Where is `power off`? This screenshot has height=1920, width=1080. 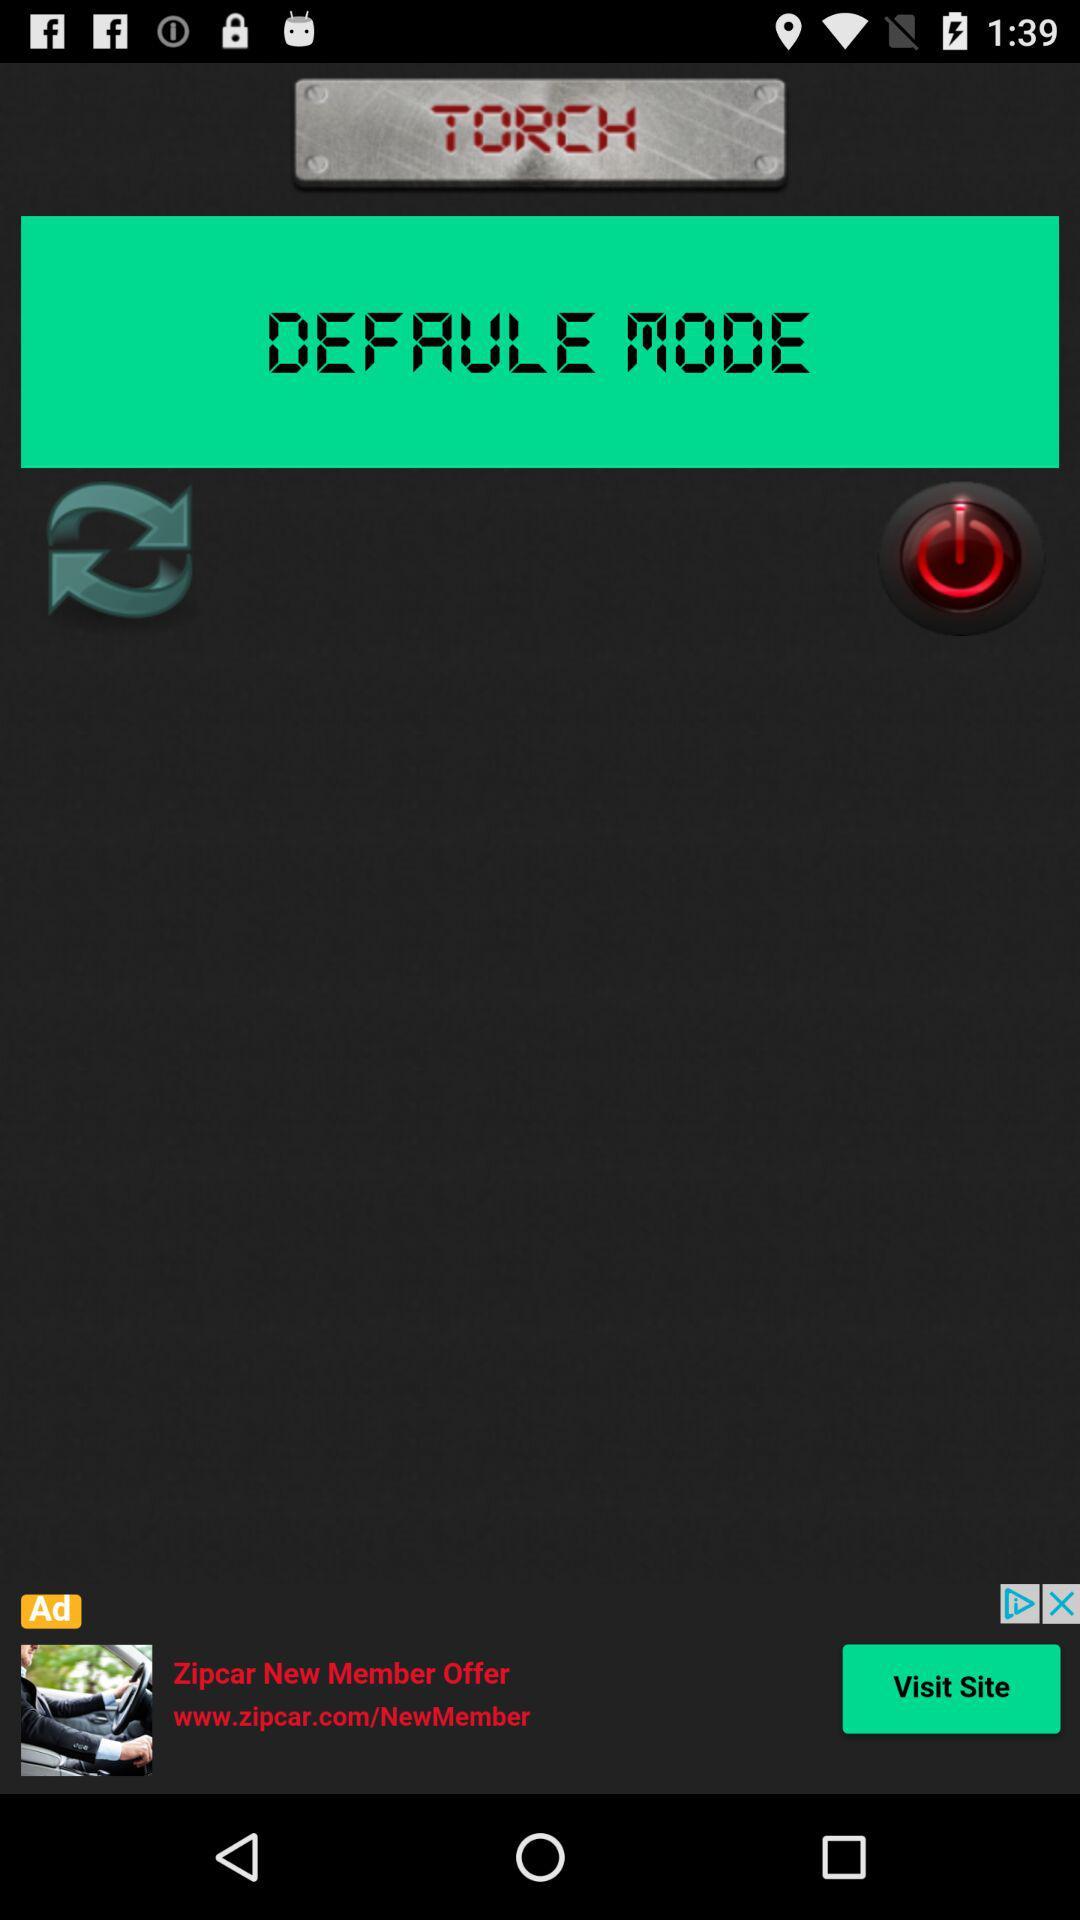
power off is located at coordinates (960, 558).